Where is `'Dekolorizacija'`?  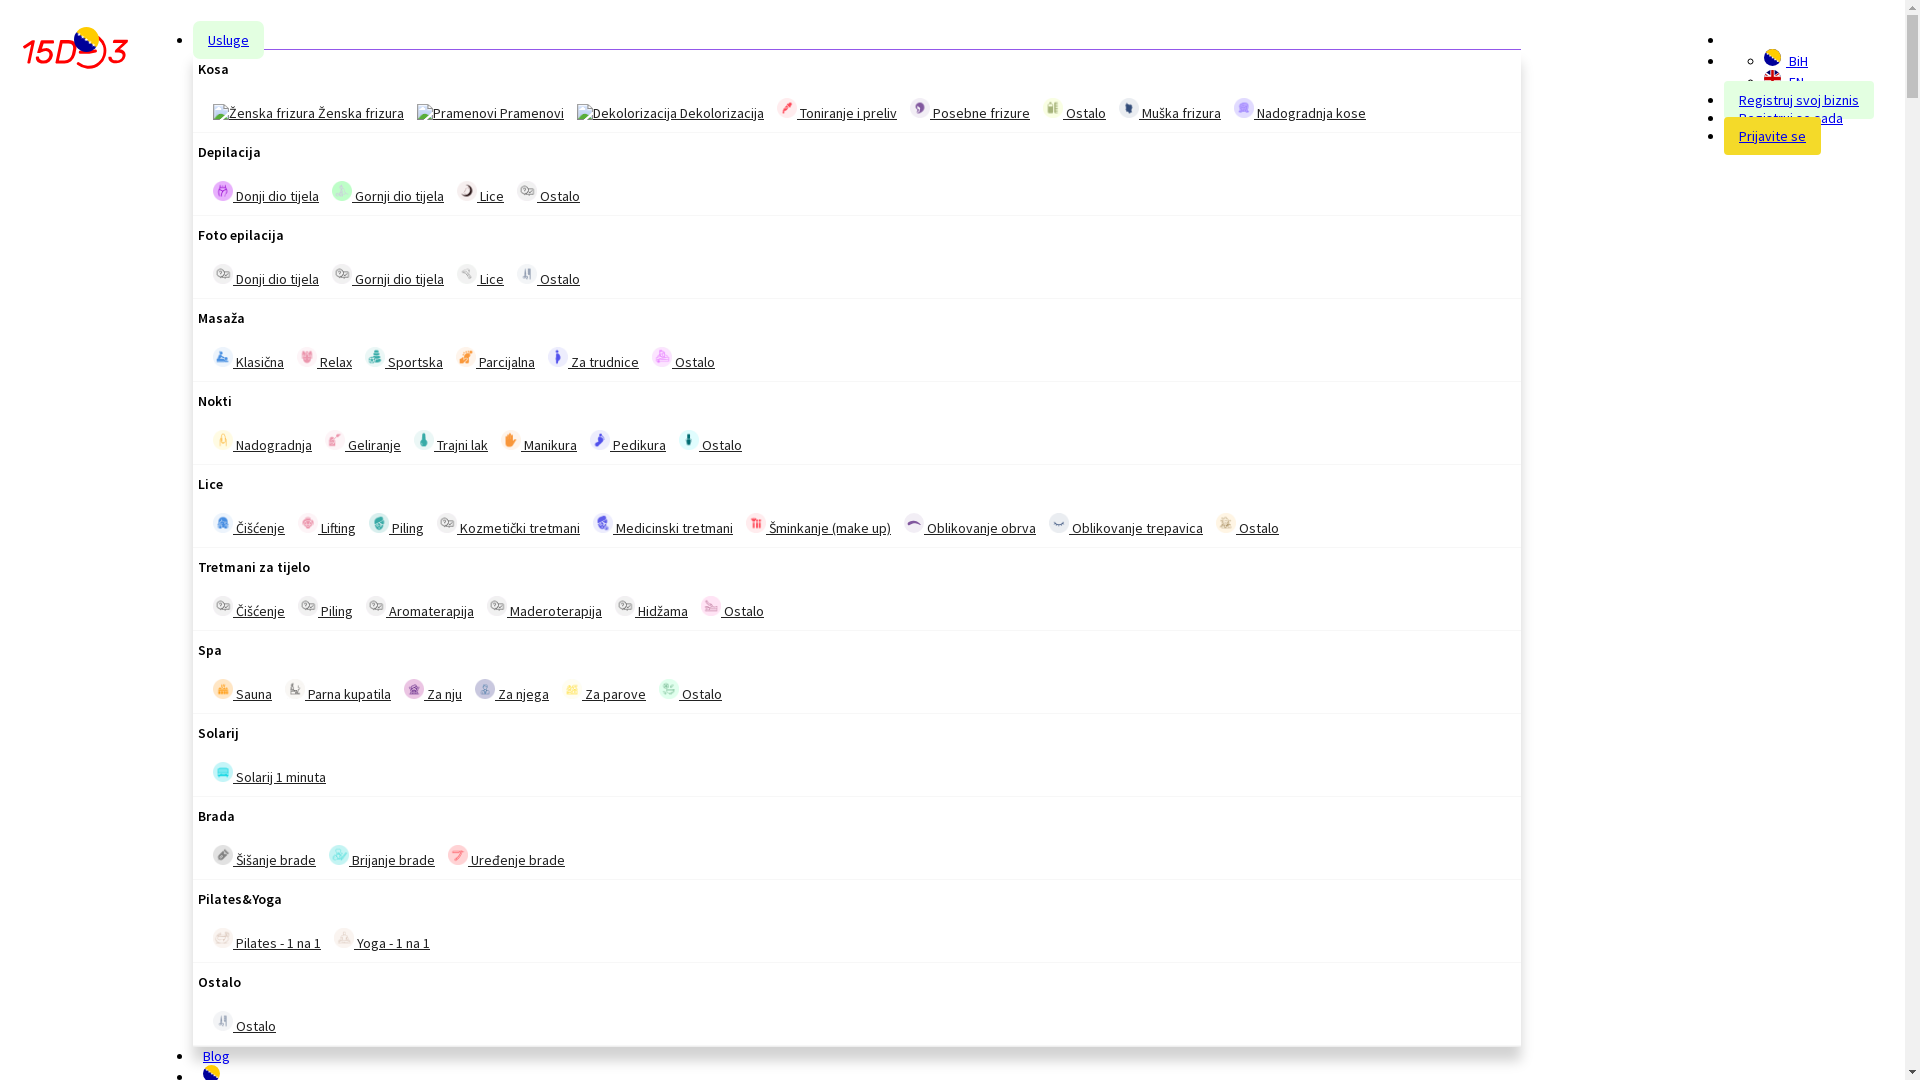
'Dekolorizacija' is located at coordinates (670, 112).